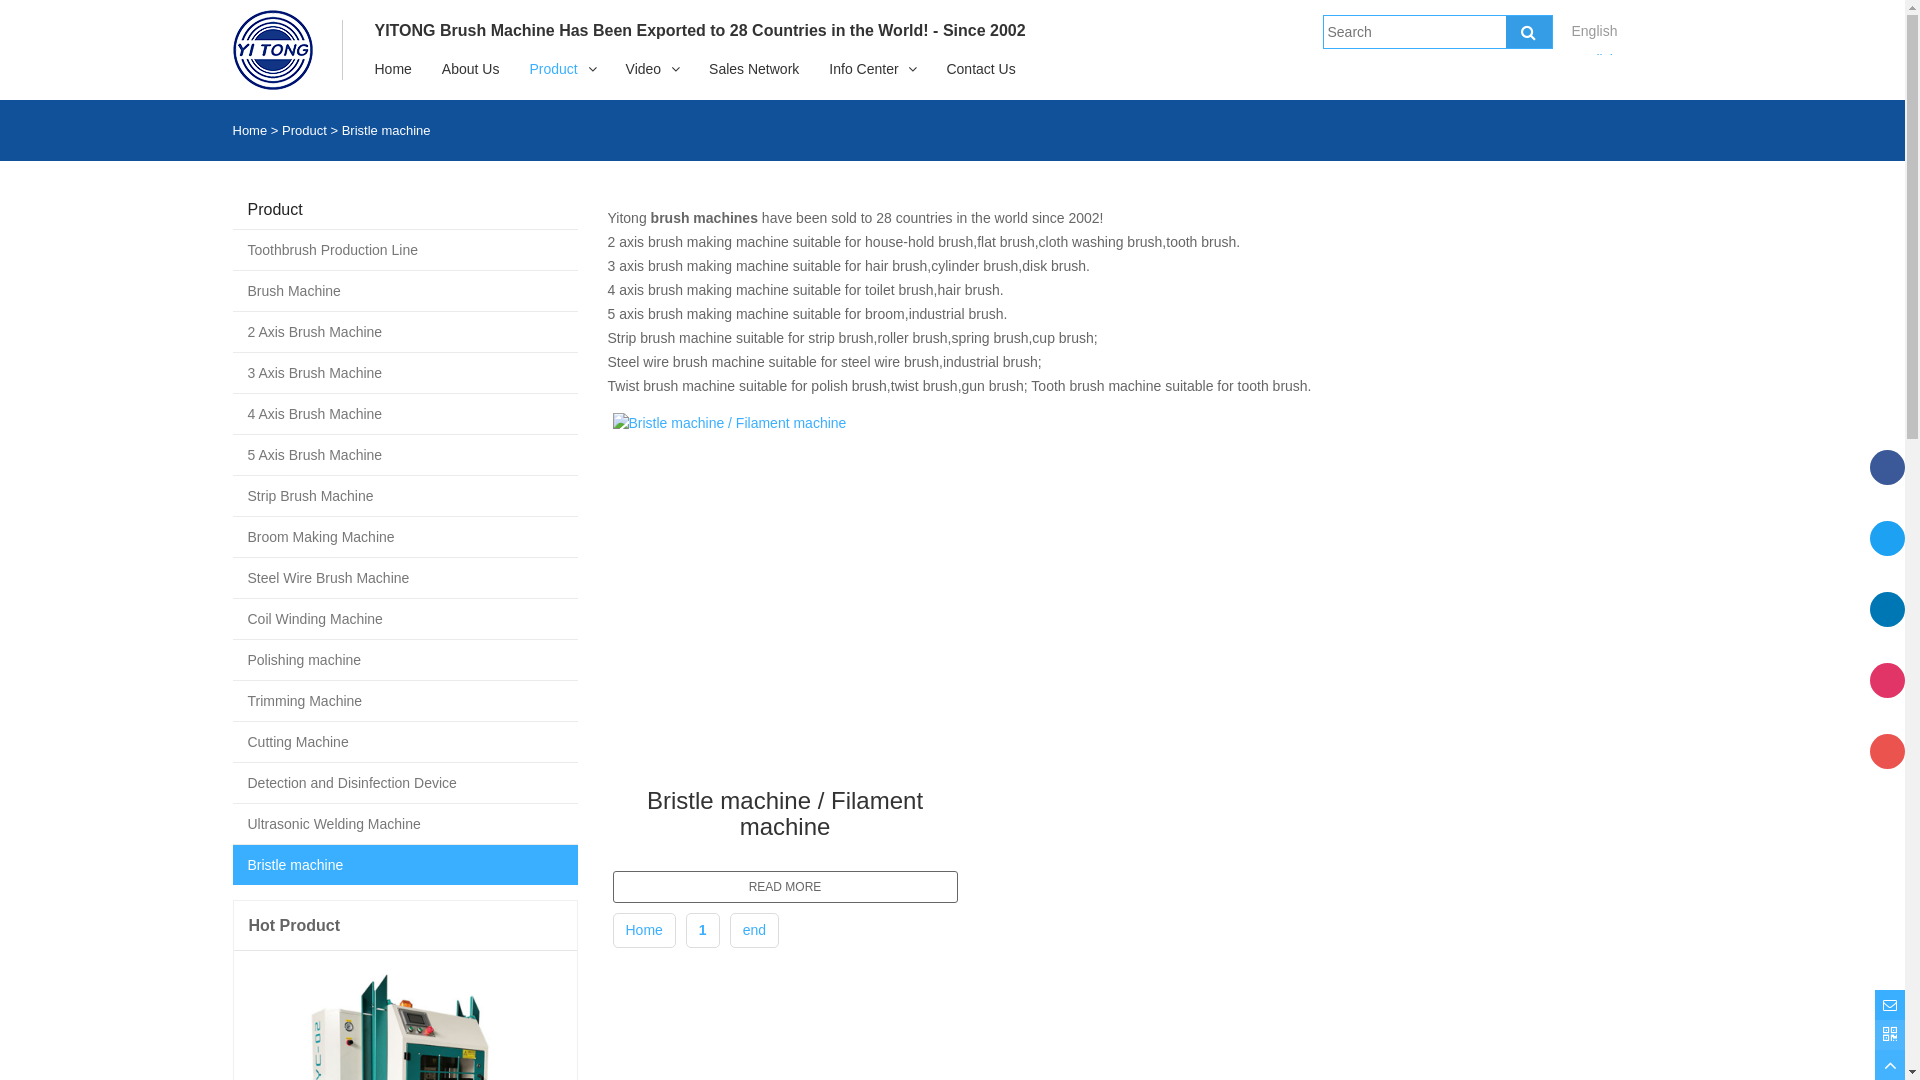 The image size is (1920, 1080). Describe the element at coordinates (1886, 767) in the screenshot. I see `'youtube'` at that location.